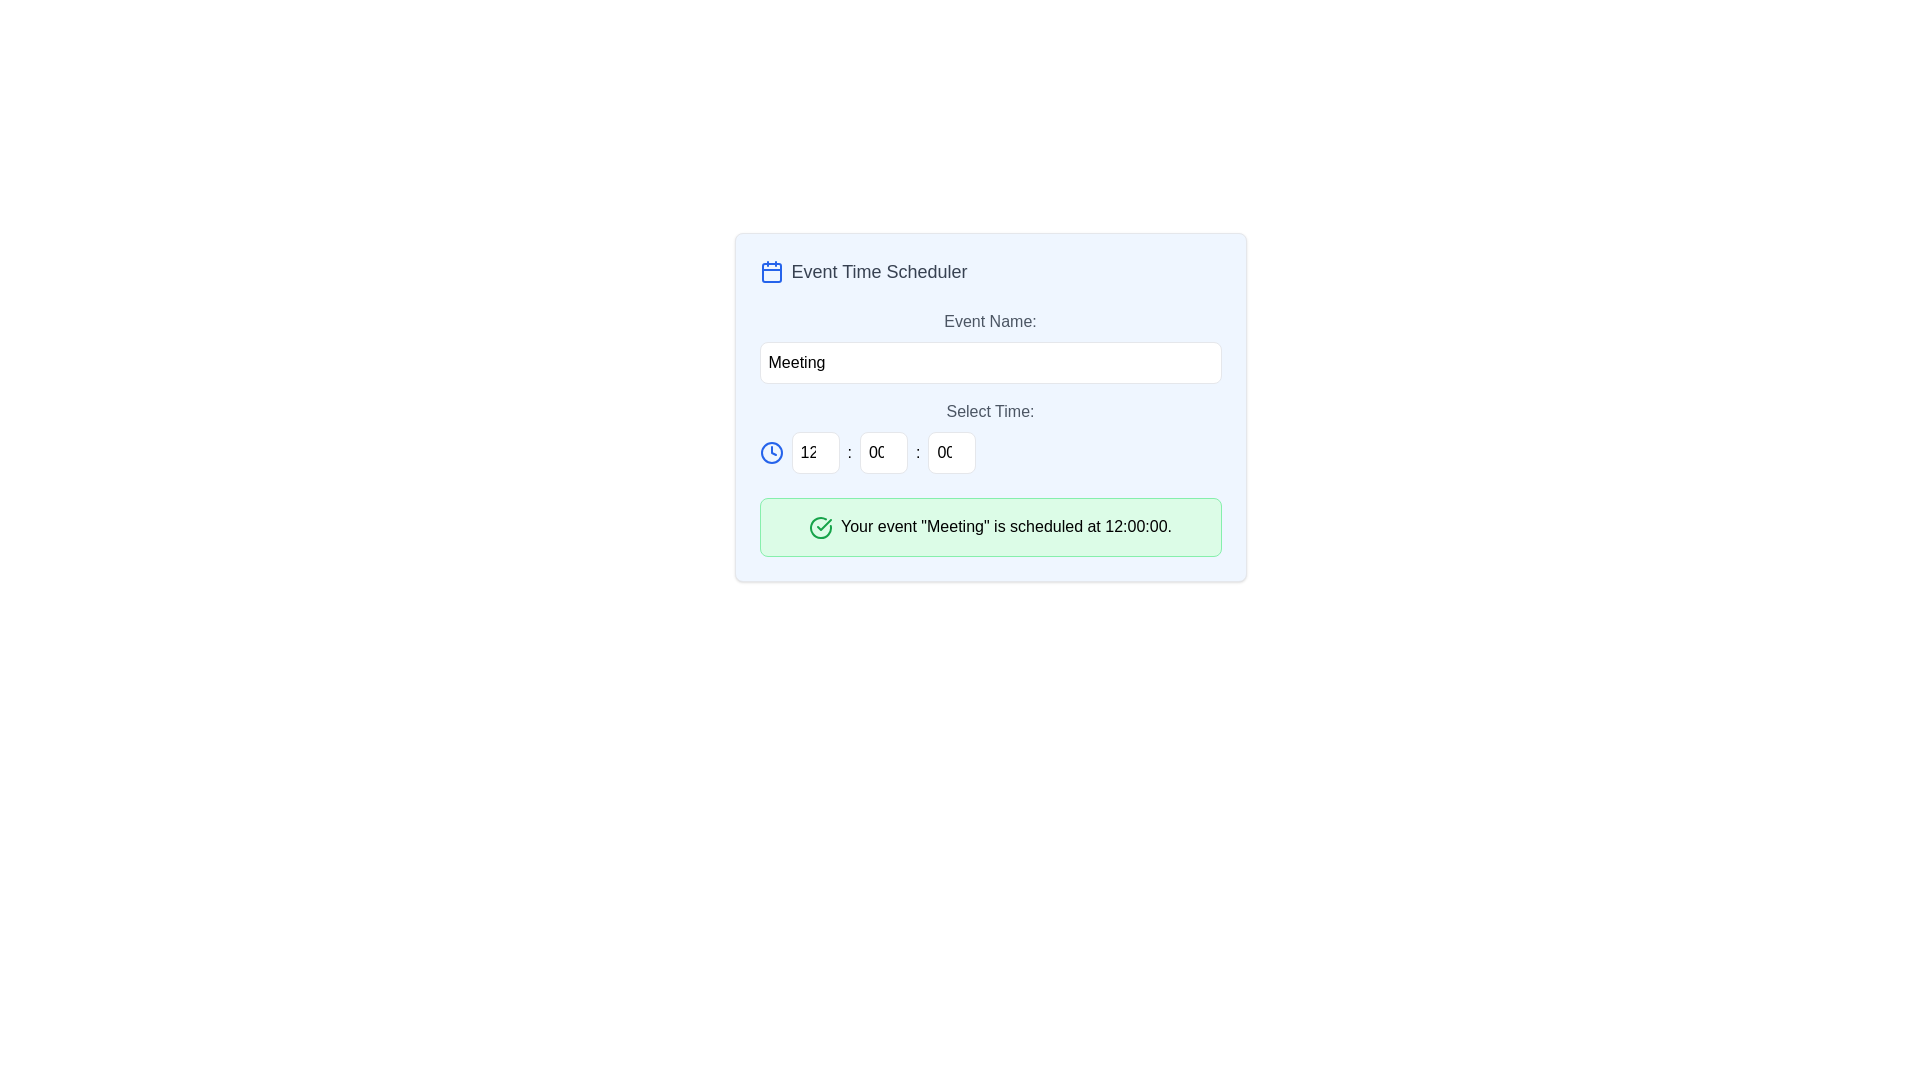 The image size is (1920, 1080). Describe the element at coordinates (770, 273) in the screenshot. I see `the inner rectangle of the calendar icon, which is part of the visual representation conveying scheduling or date-related functionality` at that location.